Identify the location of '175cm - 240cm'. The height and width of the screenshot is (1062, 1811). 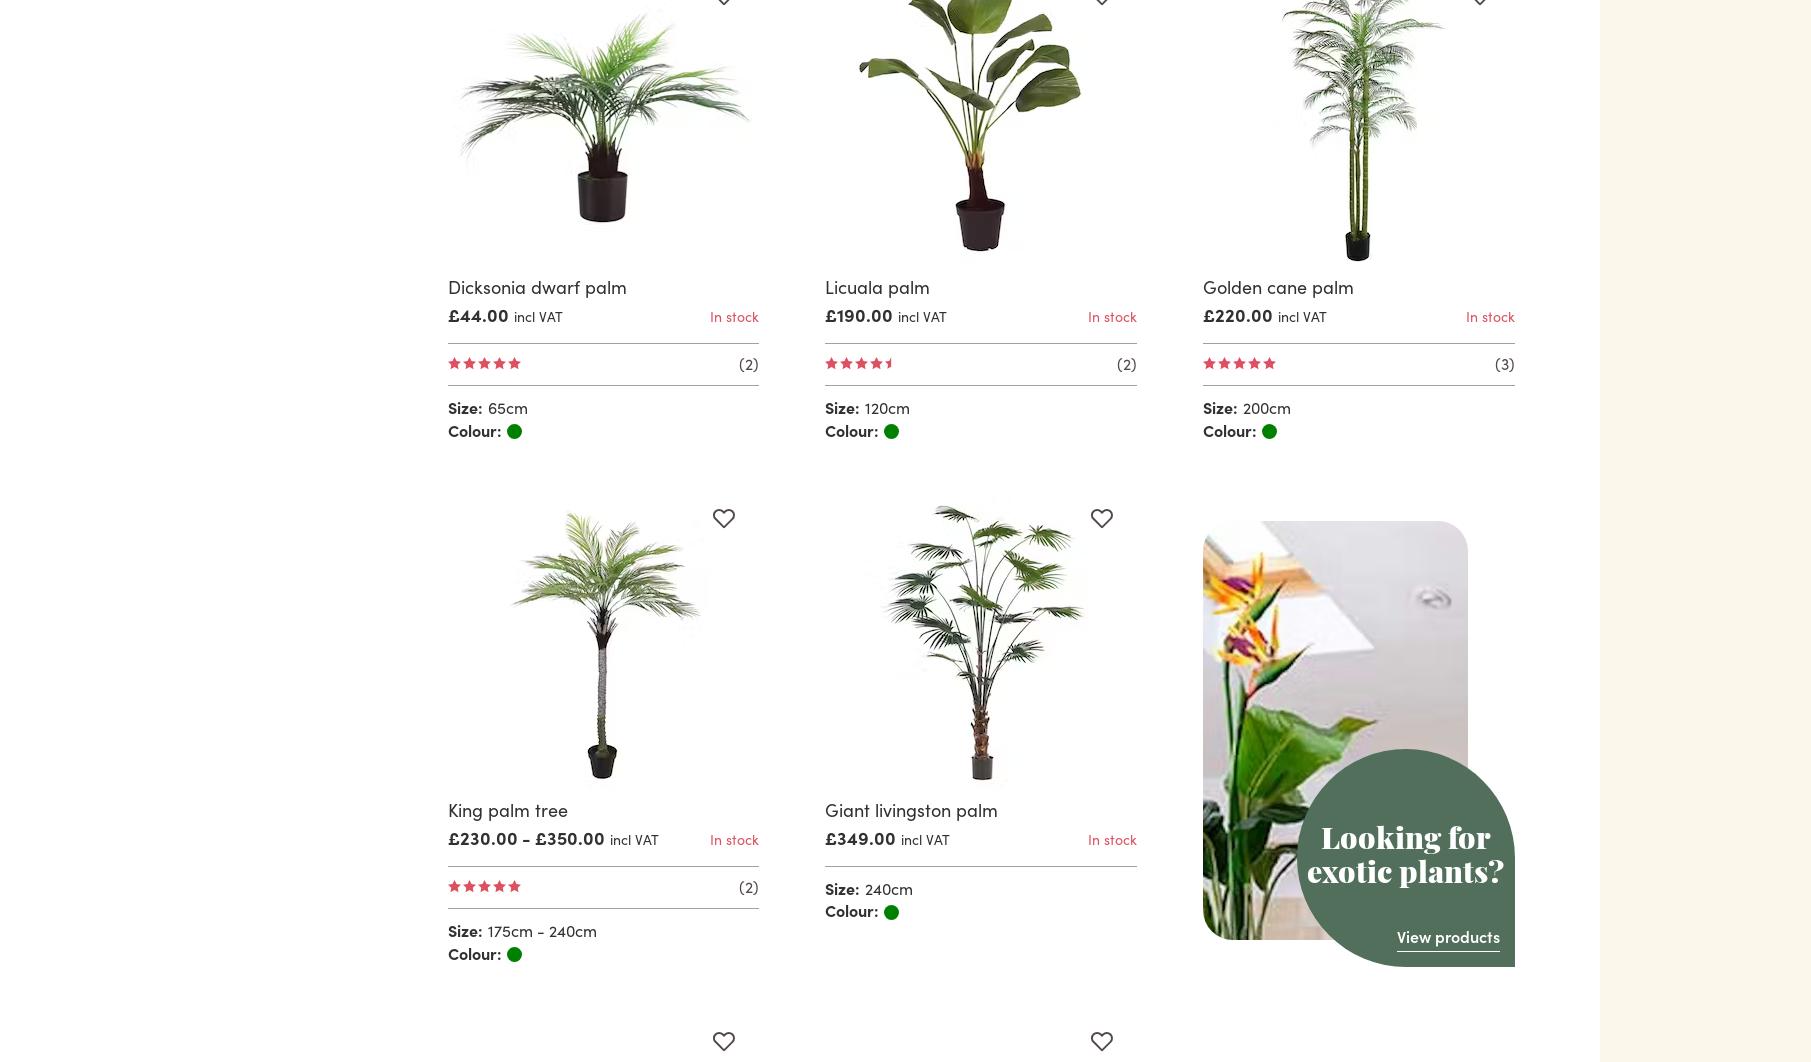
(486, 928).